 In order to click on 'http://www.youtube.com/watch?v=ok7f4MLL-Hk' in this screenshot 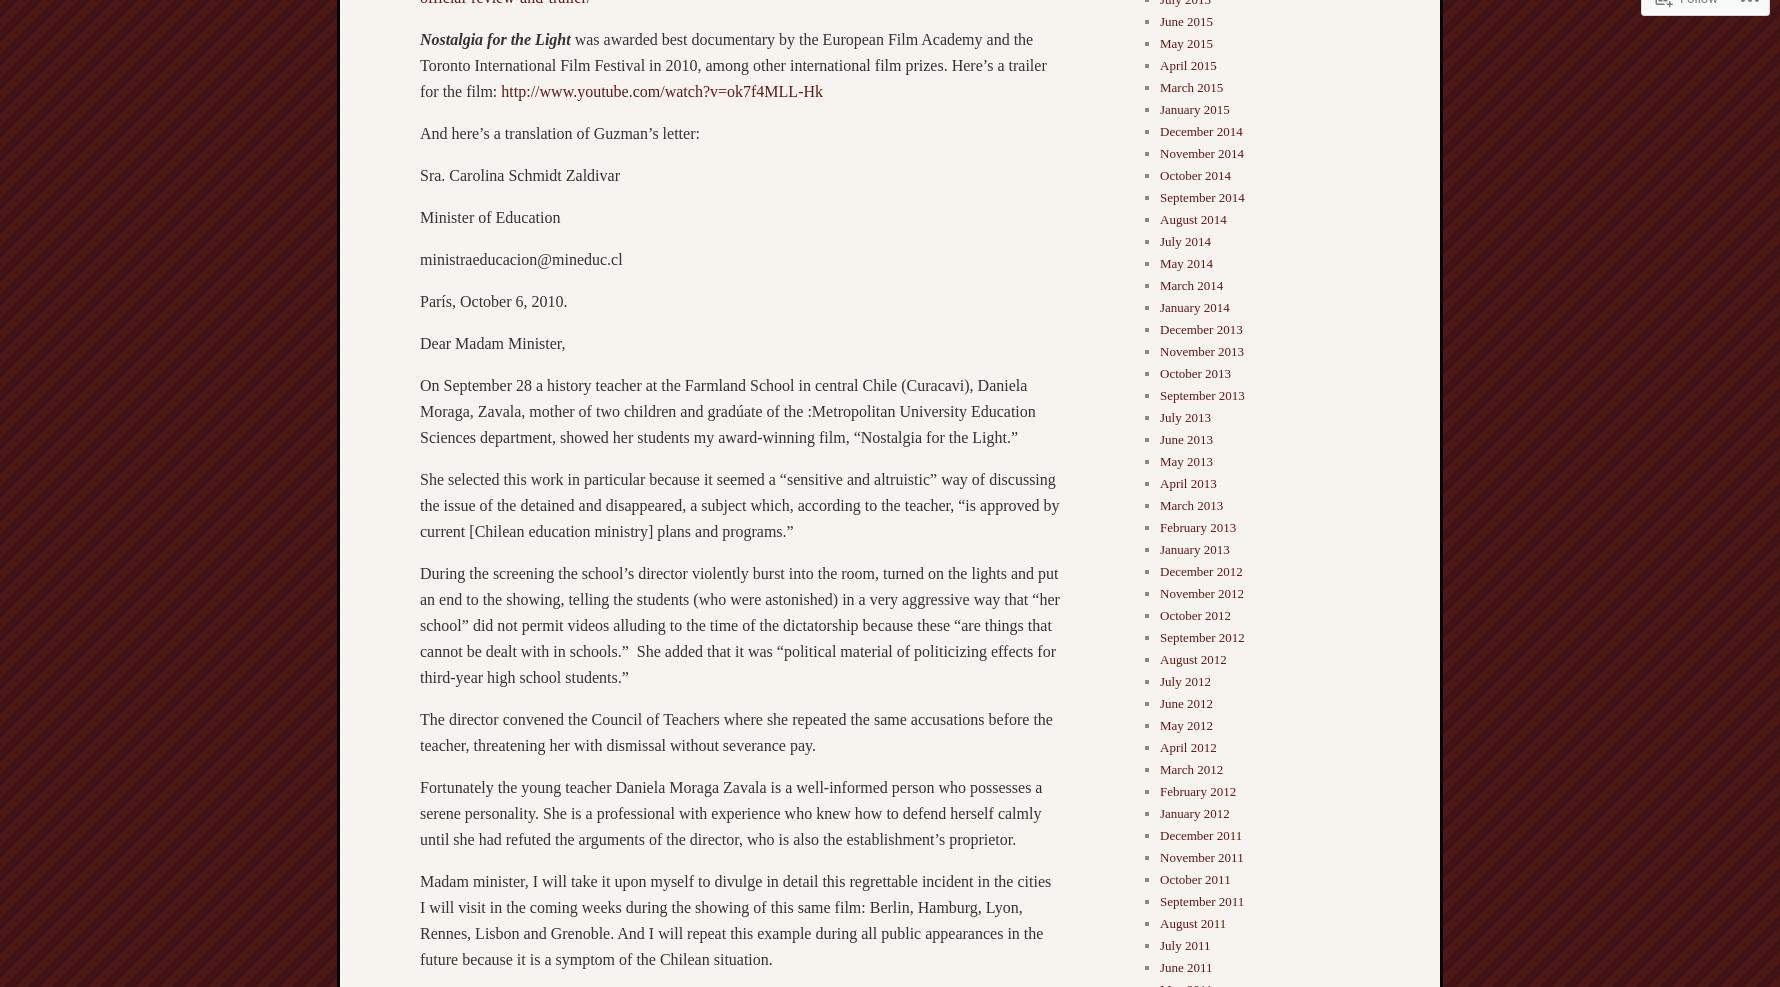, I will do `click(661, 90)`.